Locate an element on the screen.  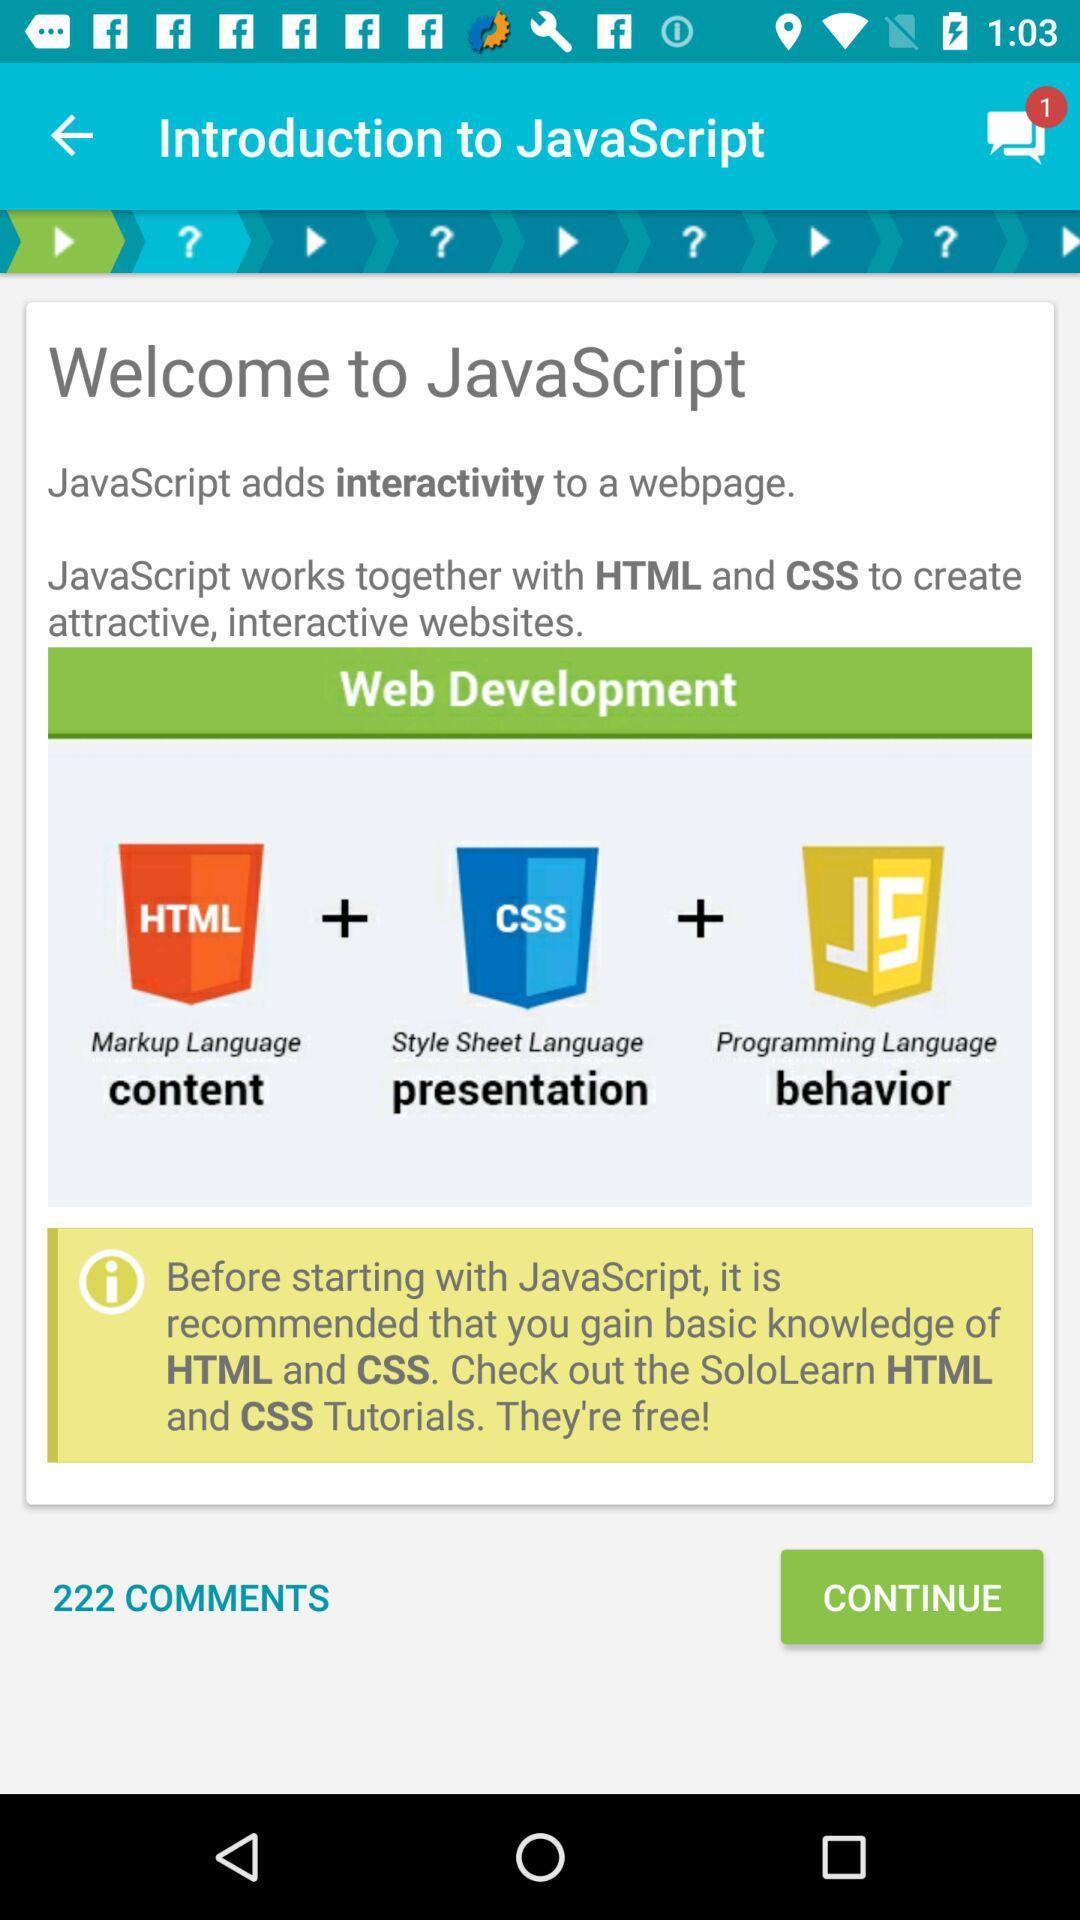
the item below the welcome to javascript item is located at coordinates (540, 925).